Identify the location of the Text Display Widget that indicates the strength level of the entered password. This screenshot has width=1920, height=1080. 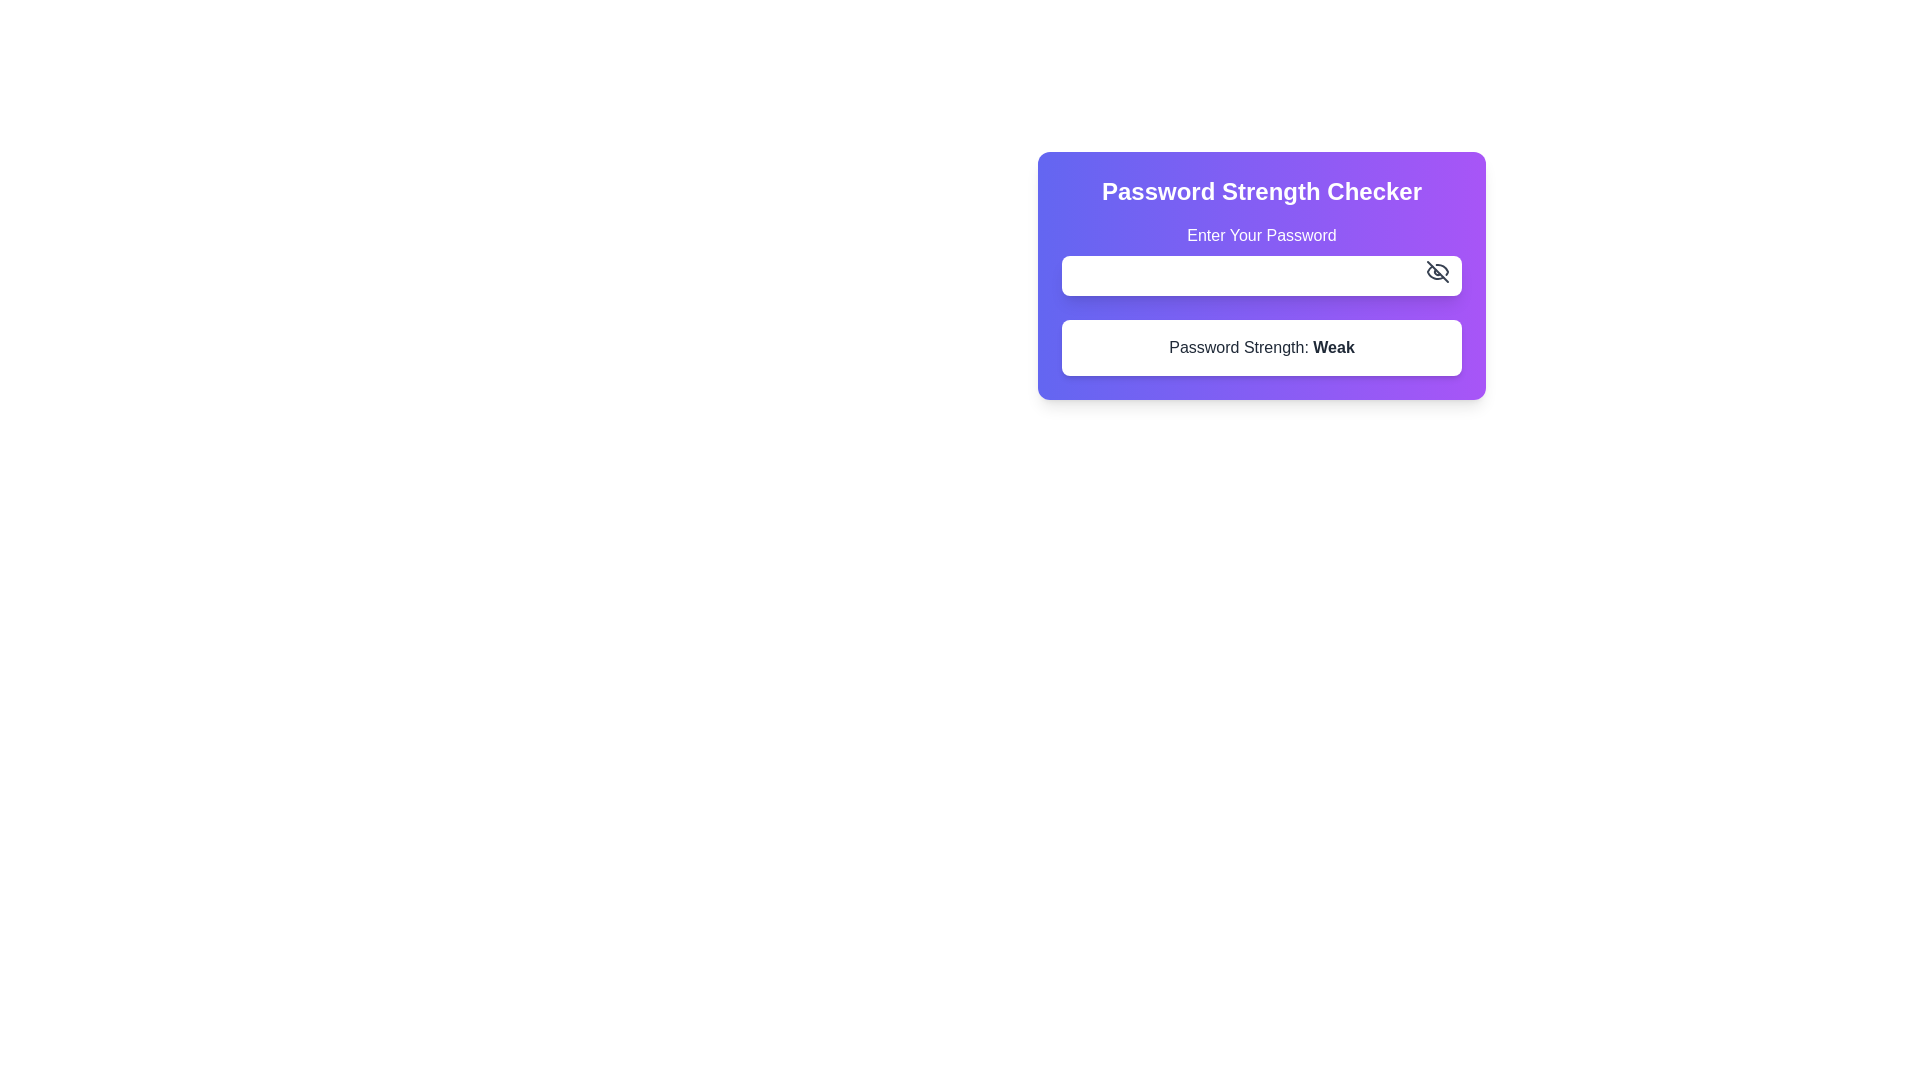
(1261, 346).